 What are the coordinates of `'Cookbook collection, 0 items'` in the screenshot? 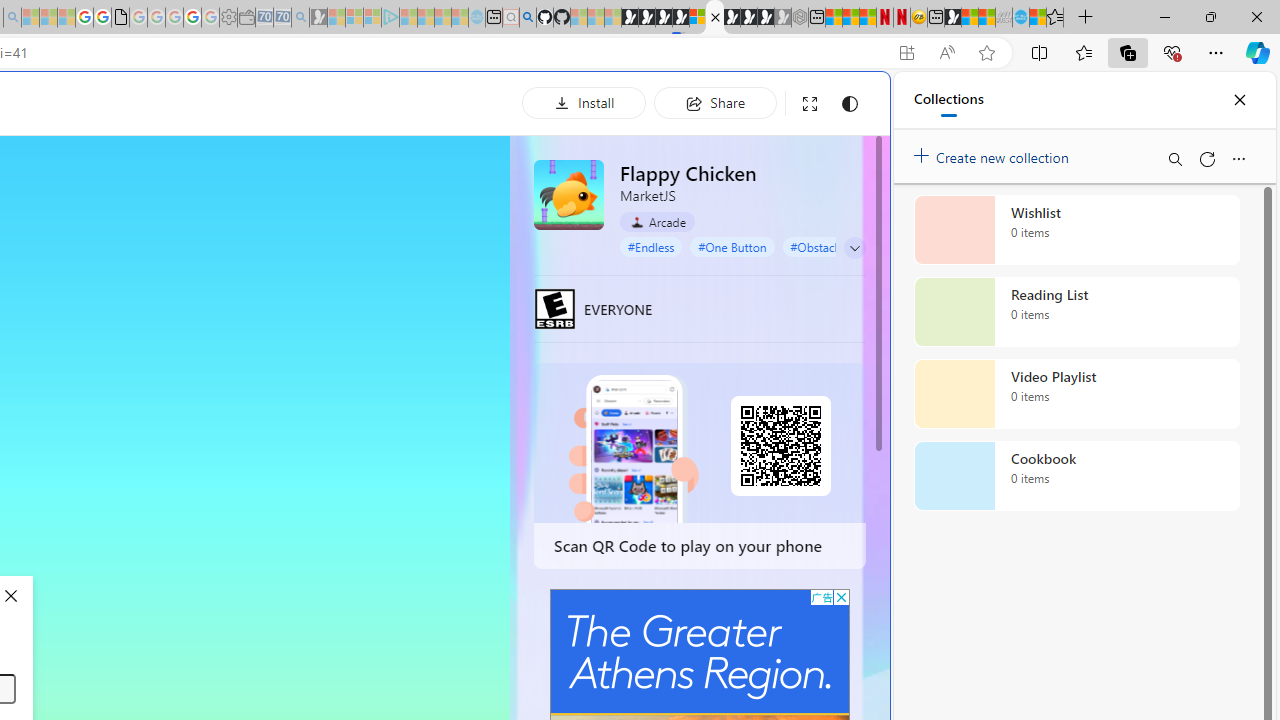 It's located at (1076, 475).